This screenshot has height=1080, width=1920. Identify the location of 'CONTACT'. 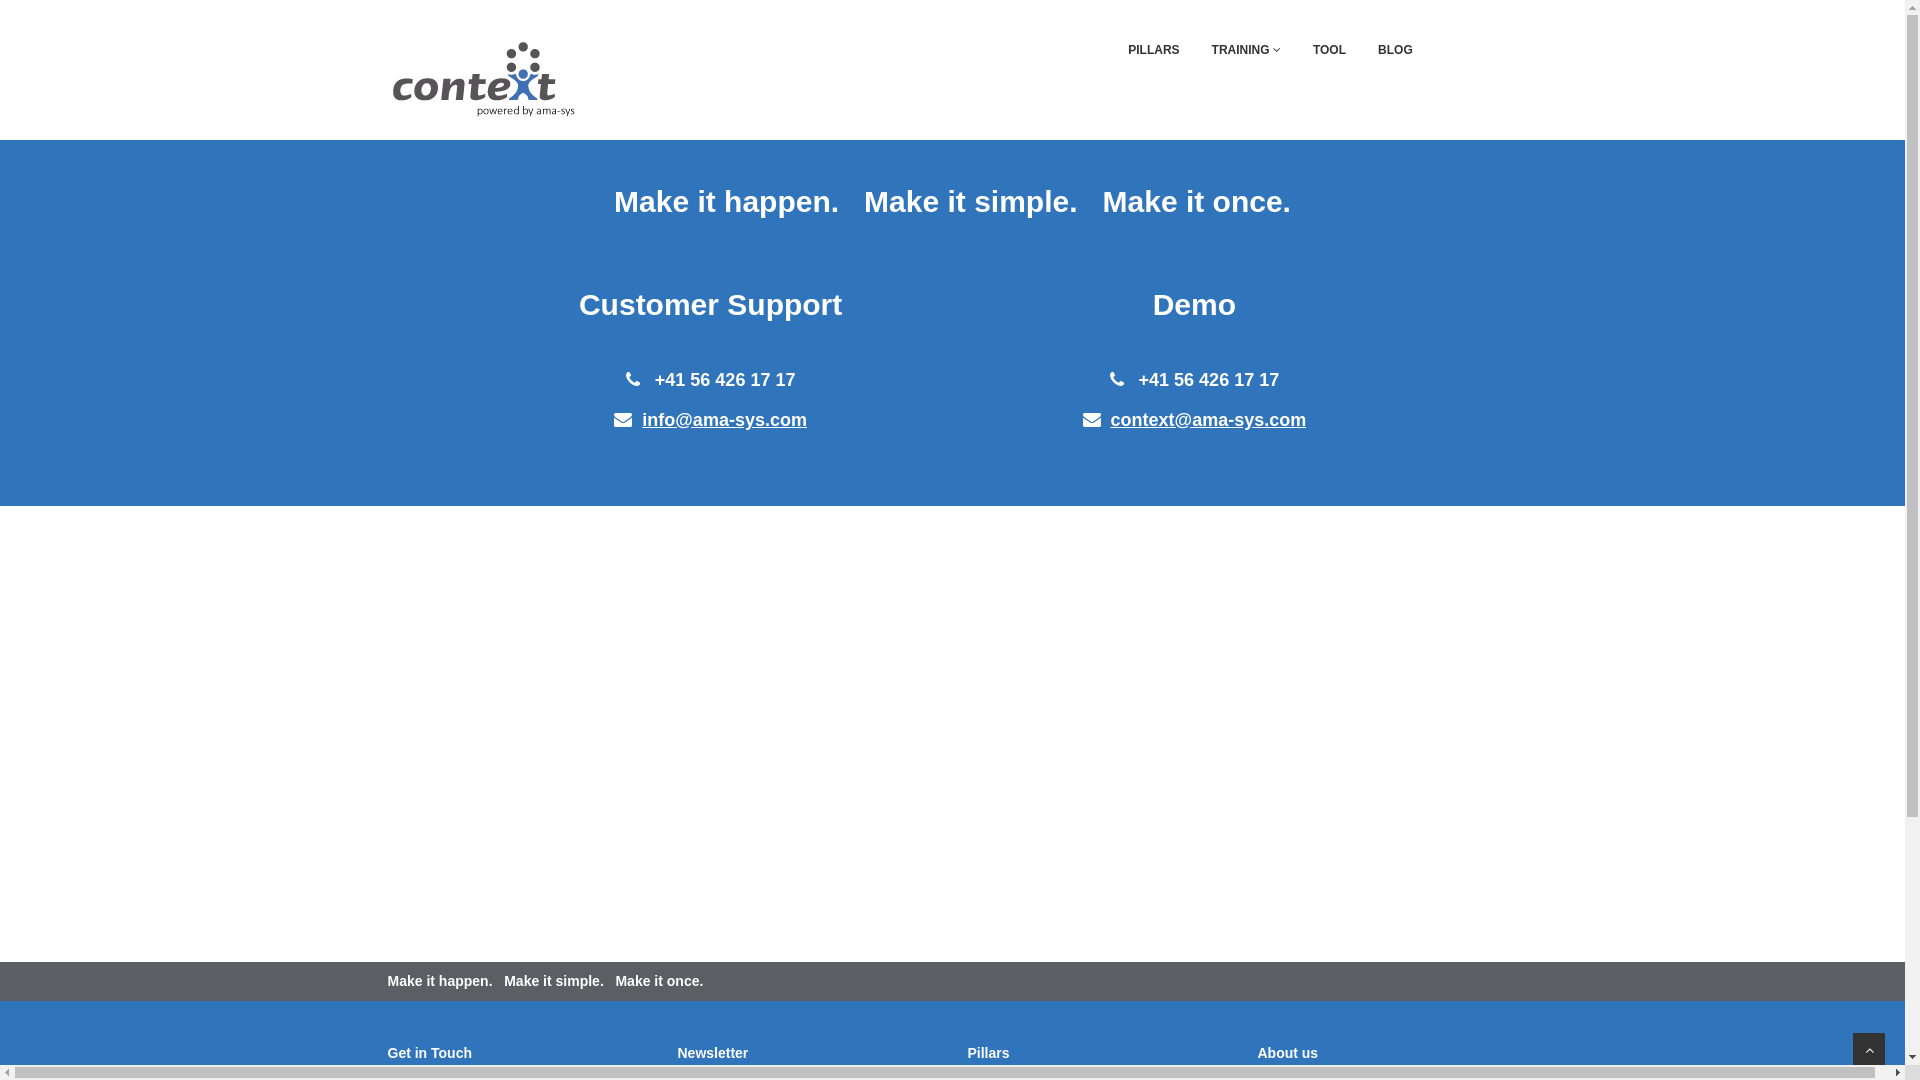
(1429, 49).